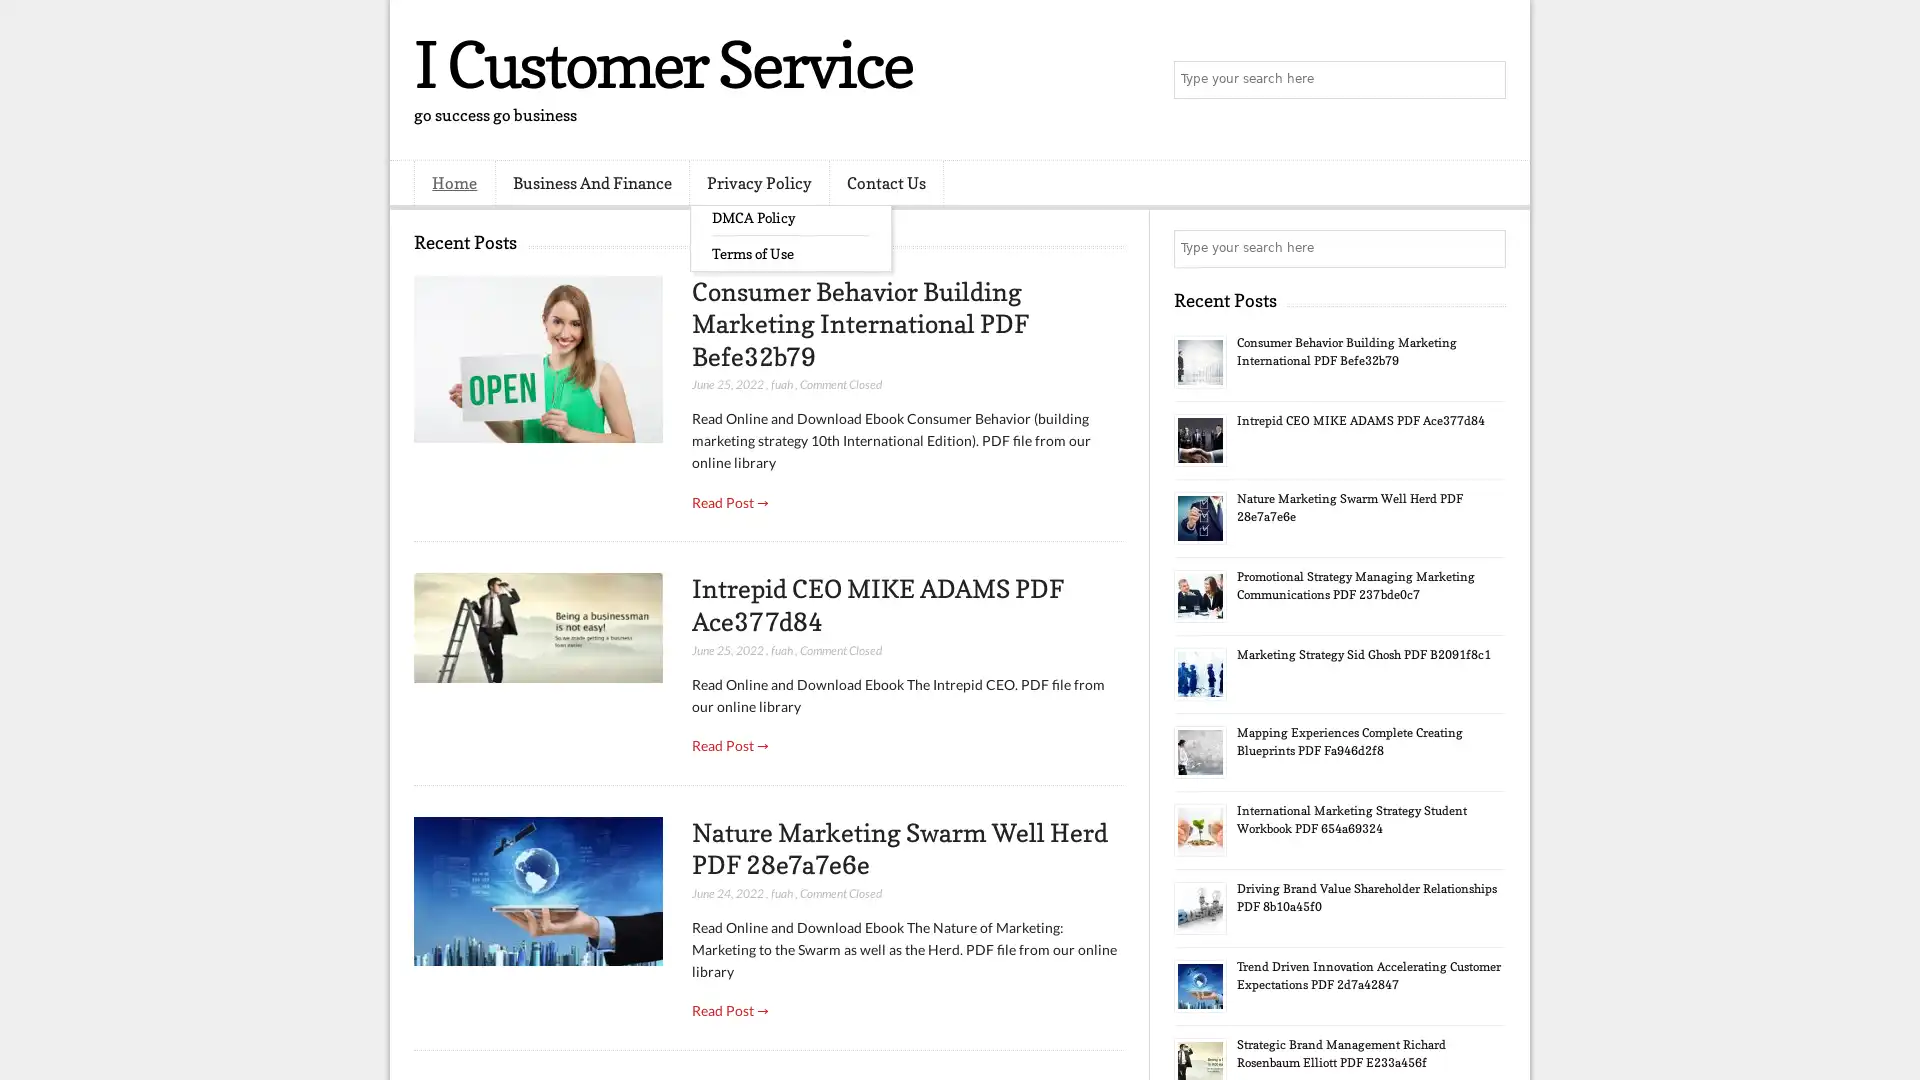 This screenshot has height=1080, width=1920. Describe the element at coordinates (1485, 248) in the screenshot. I see `Search` at that location.